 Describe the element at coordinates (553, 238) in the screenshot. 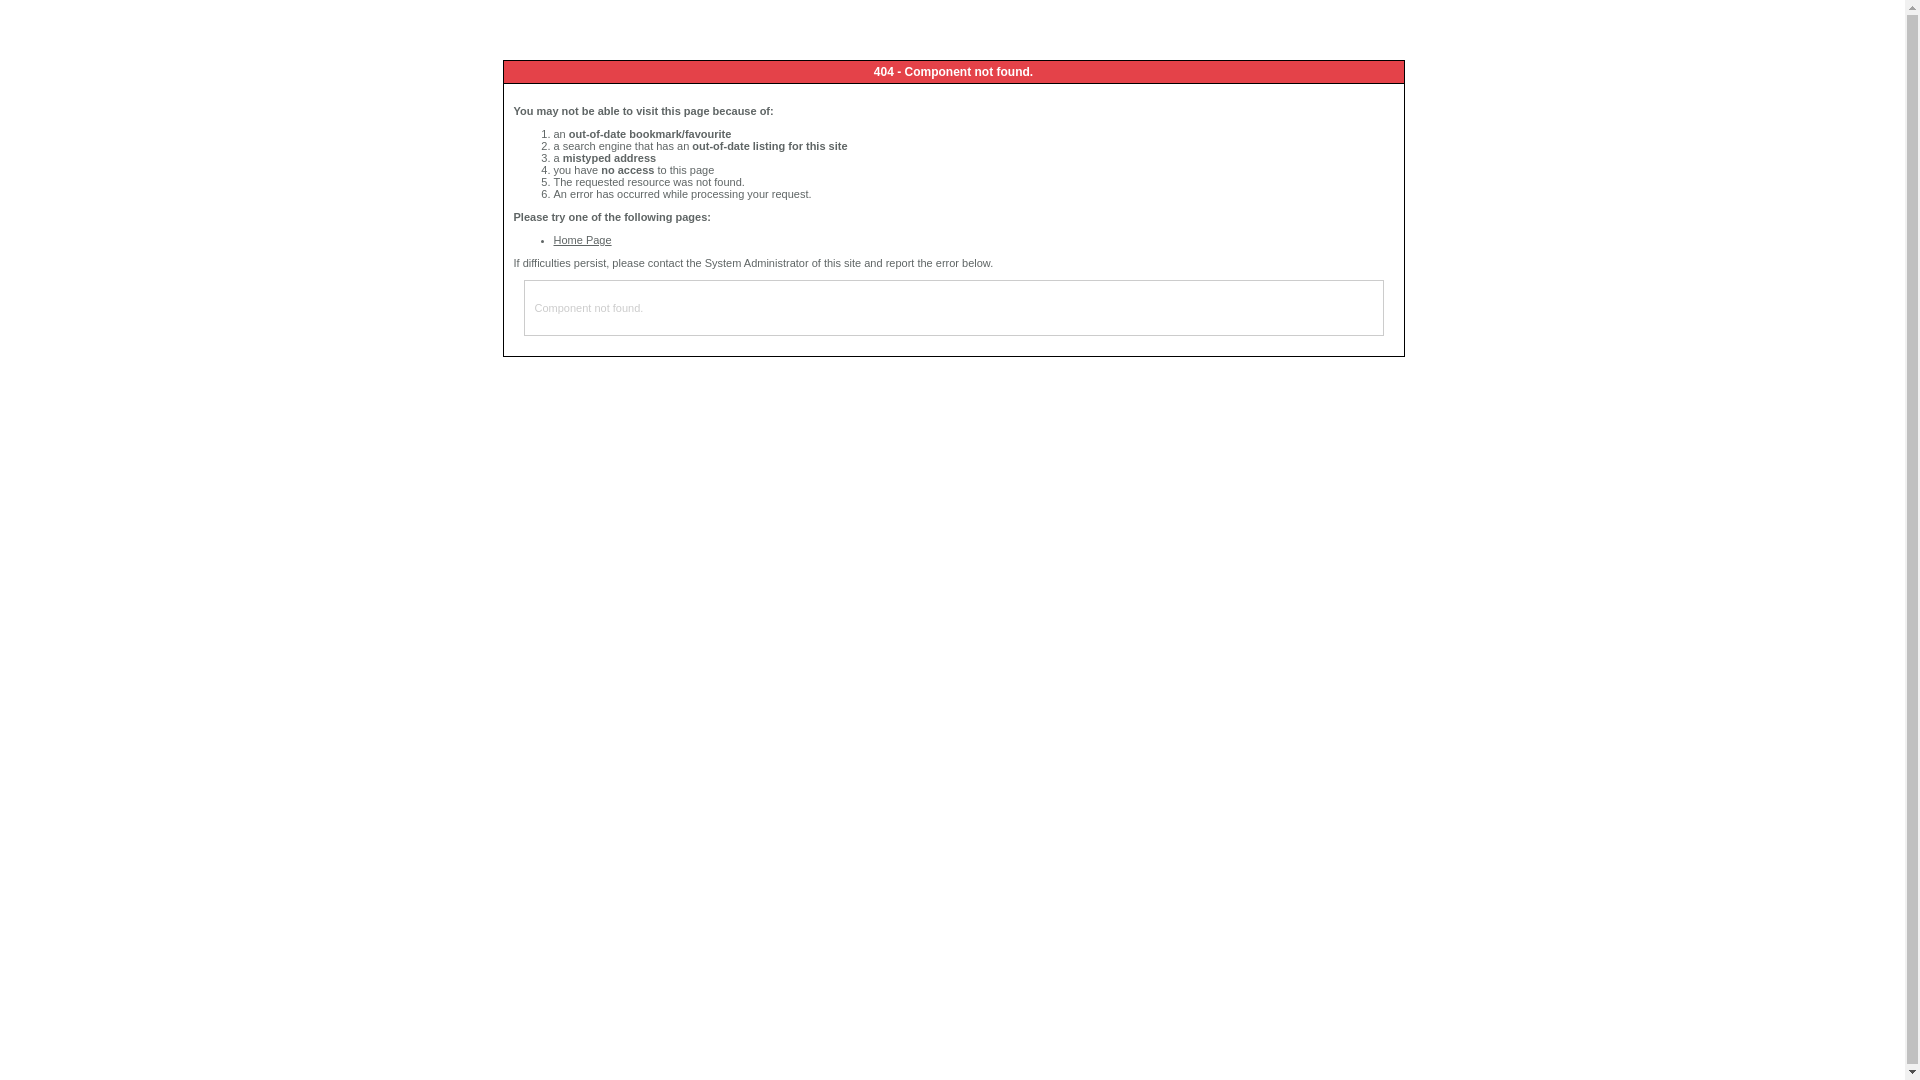

I see `'Home Page'` at that location.